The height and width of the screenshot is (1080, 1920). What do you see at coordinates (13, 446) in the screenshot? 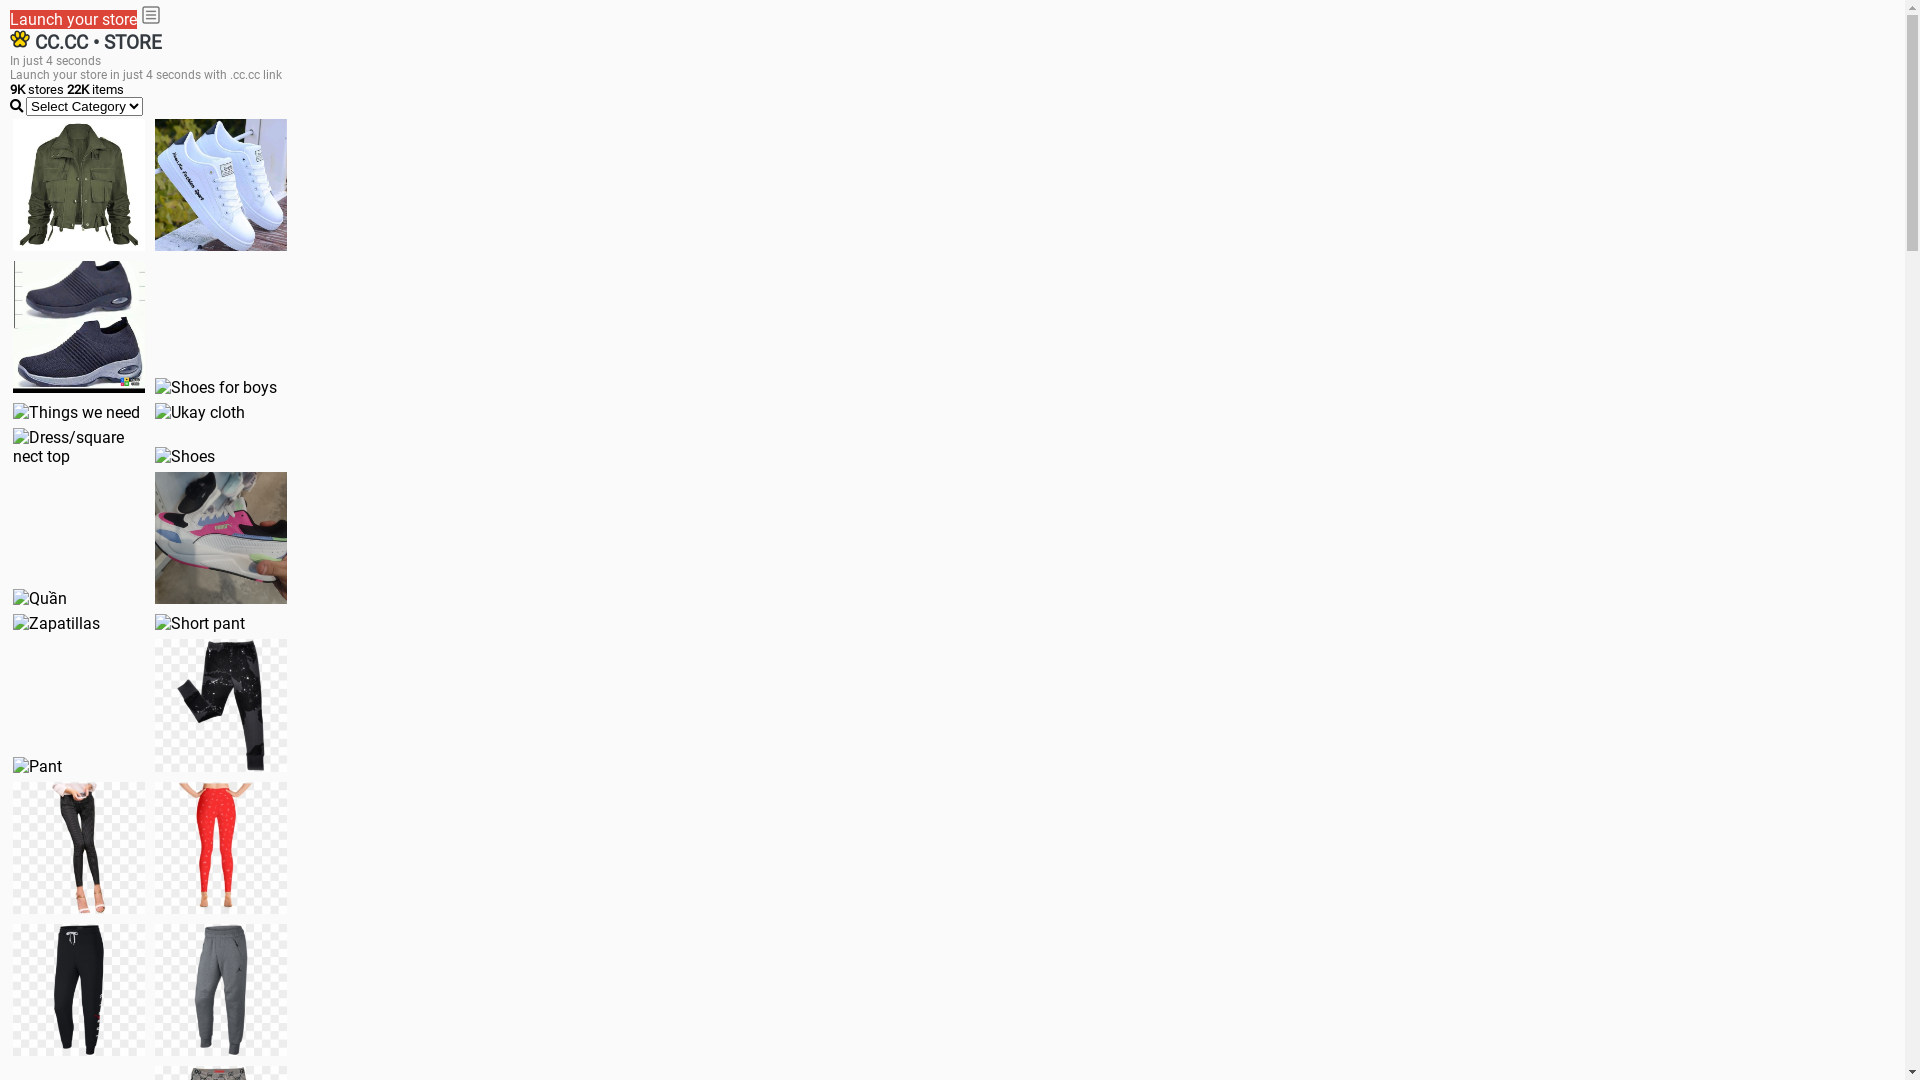
I see `'Dress/square nect top'` at bounding box center [13, 446].